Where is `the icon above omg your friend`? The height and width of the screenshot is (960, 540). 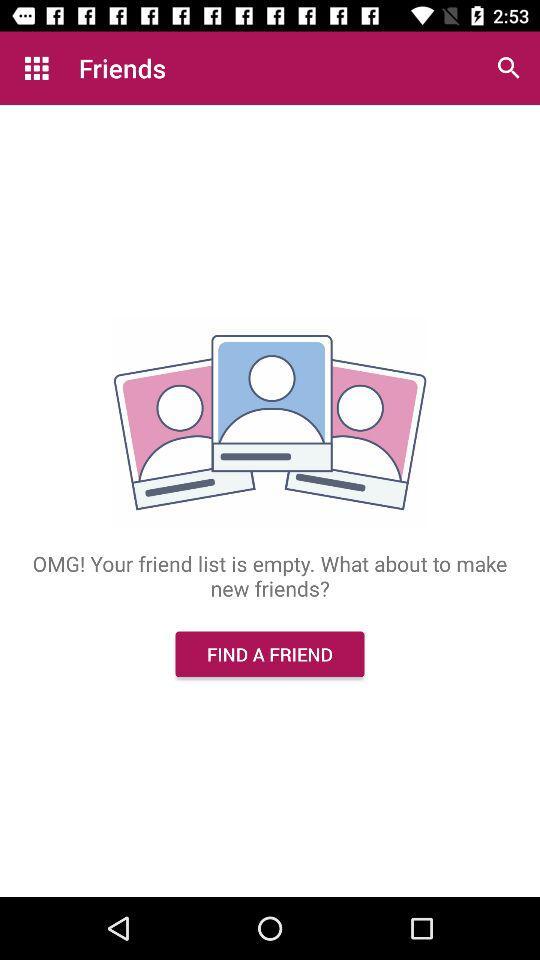 the icon above omg your friend is located at coordinates (508, 68).